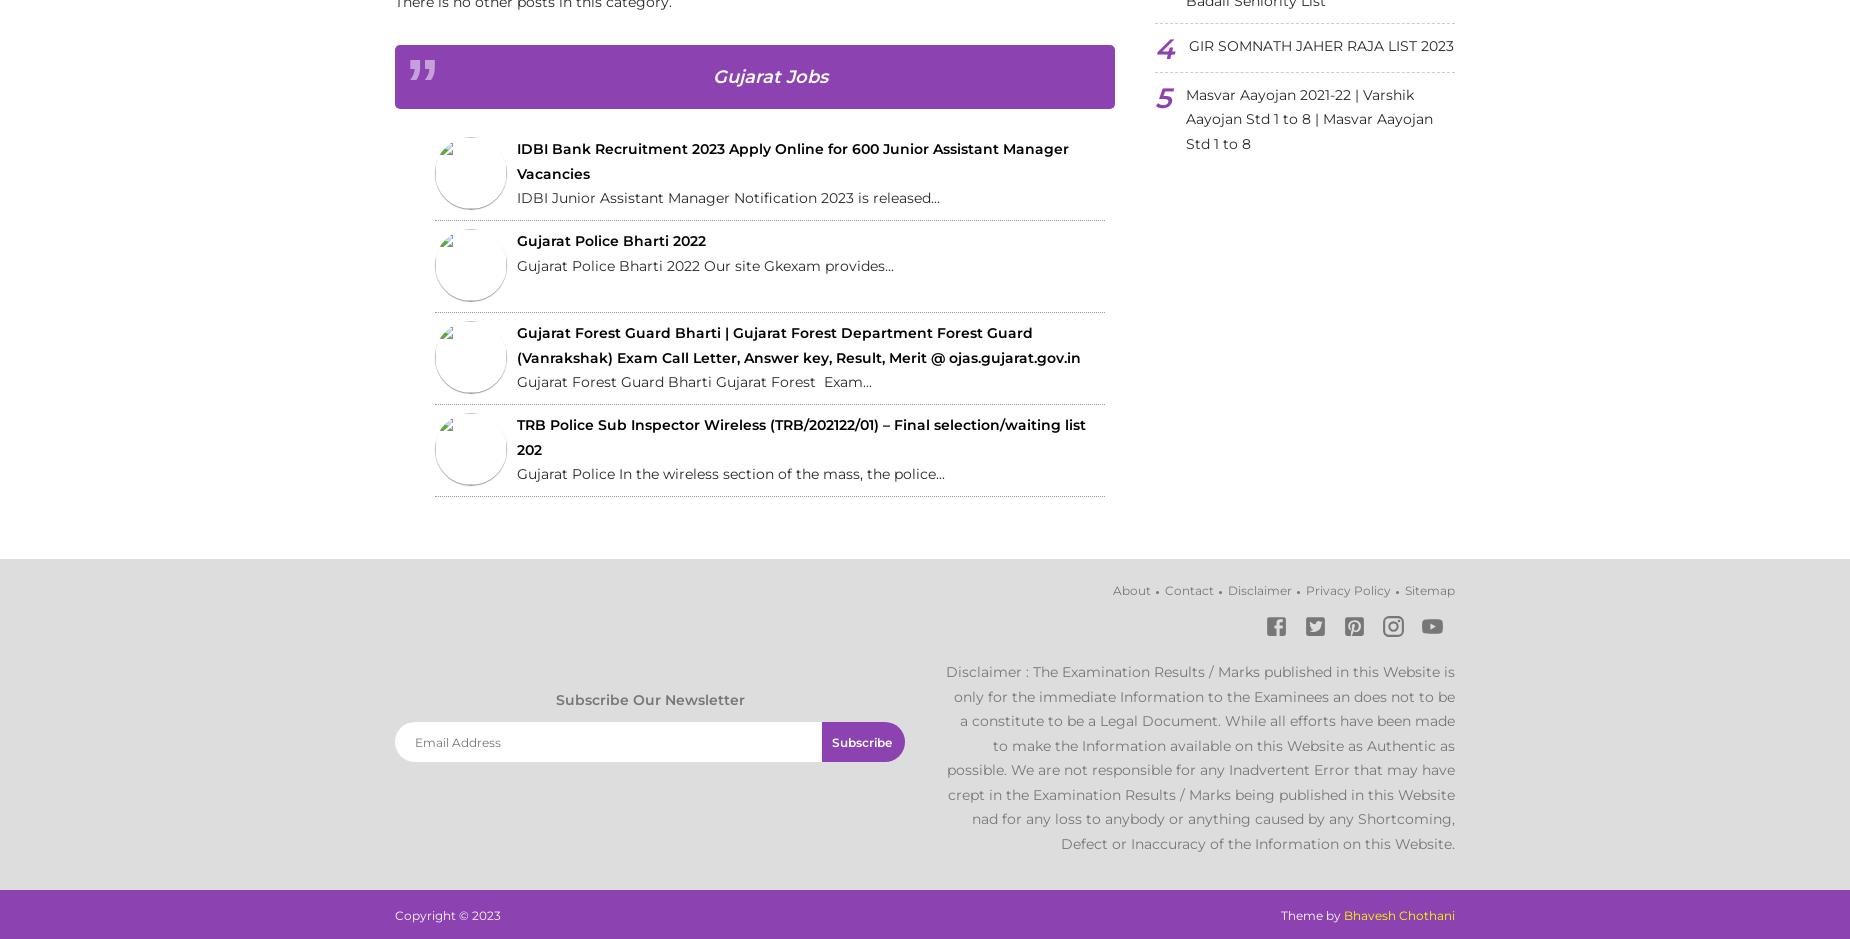  Describe the element at coordinates (1399, 914) in the screenshot. I see `'Bhavesh Chothani'` at that location.